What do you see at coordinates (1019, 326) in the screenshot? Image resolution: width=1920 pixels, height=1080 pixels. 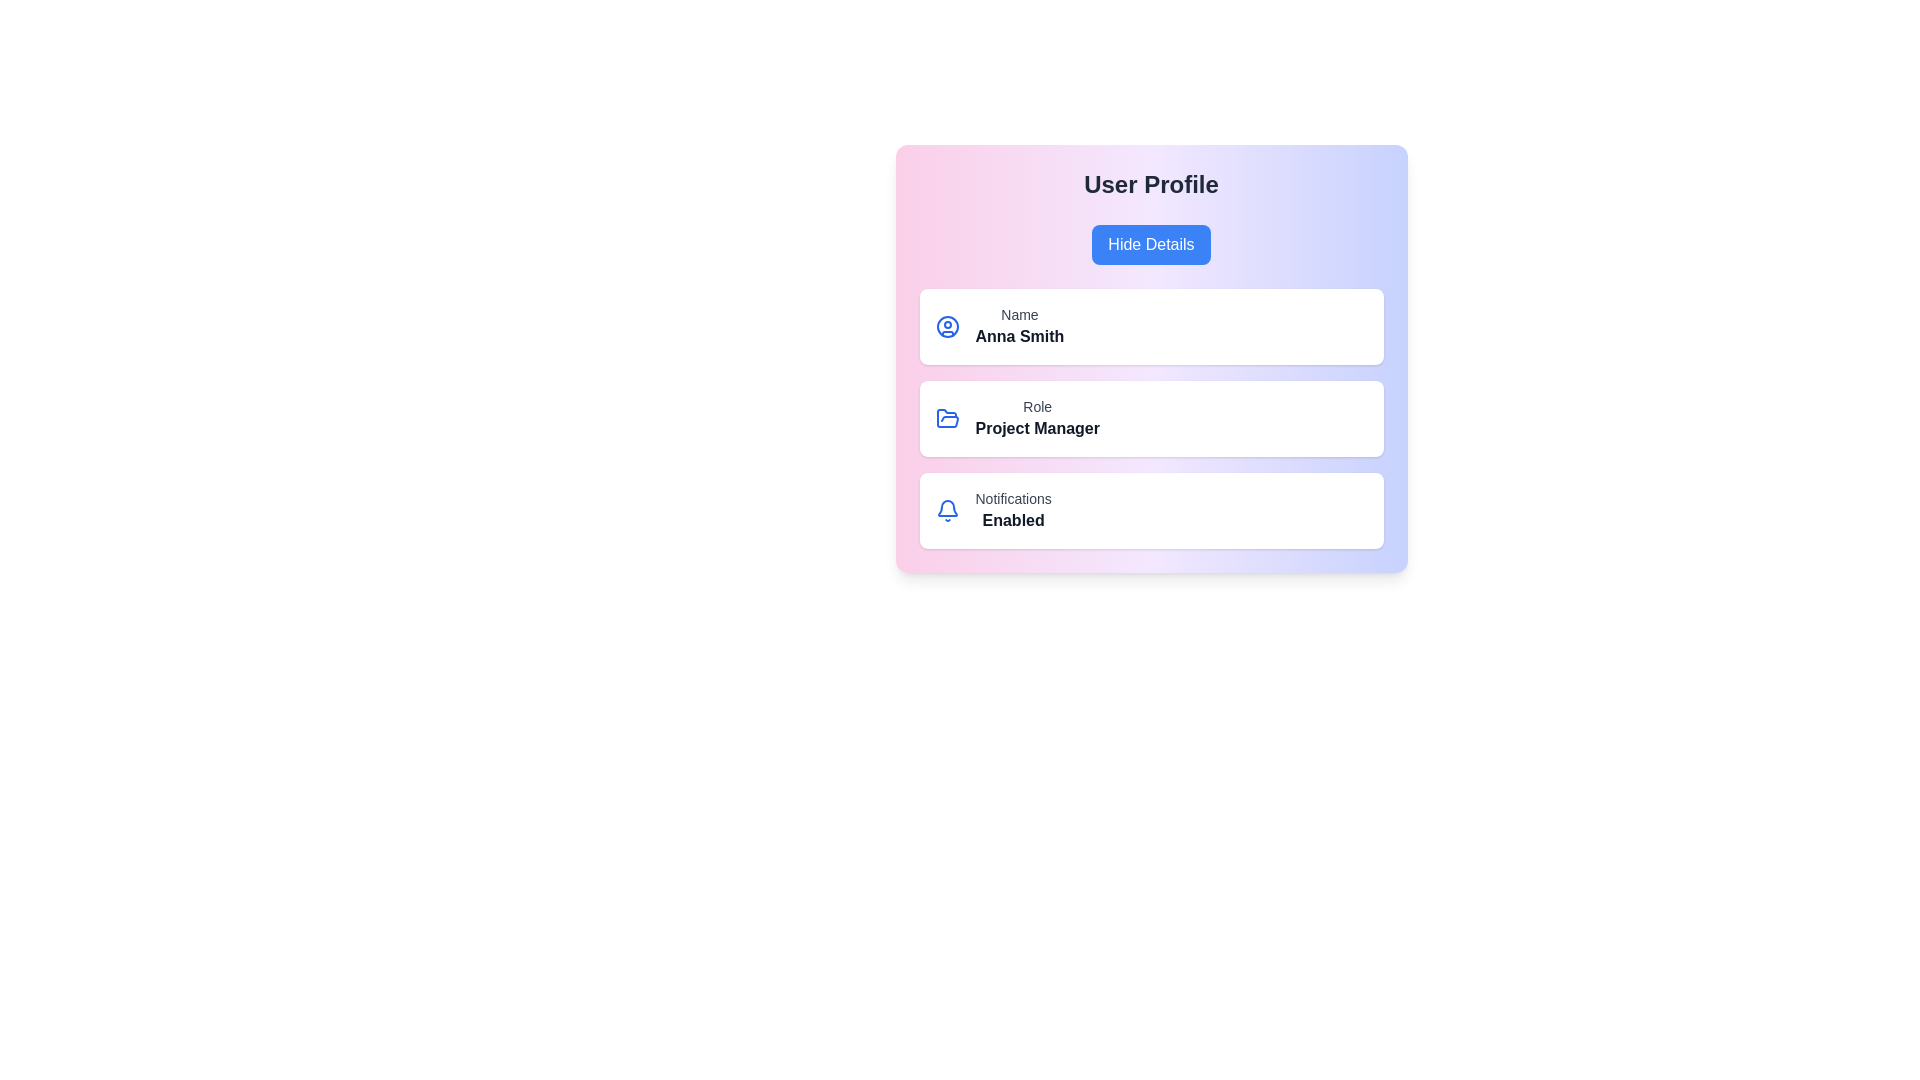 I see `name displayed in the Textual Content Display located in the top card of the user profile interface, positioned below the small icon` at bounding box center [1019, 326].